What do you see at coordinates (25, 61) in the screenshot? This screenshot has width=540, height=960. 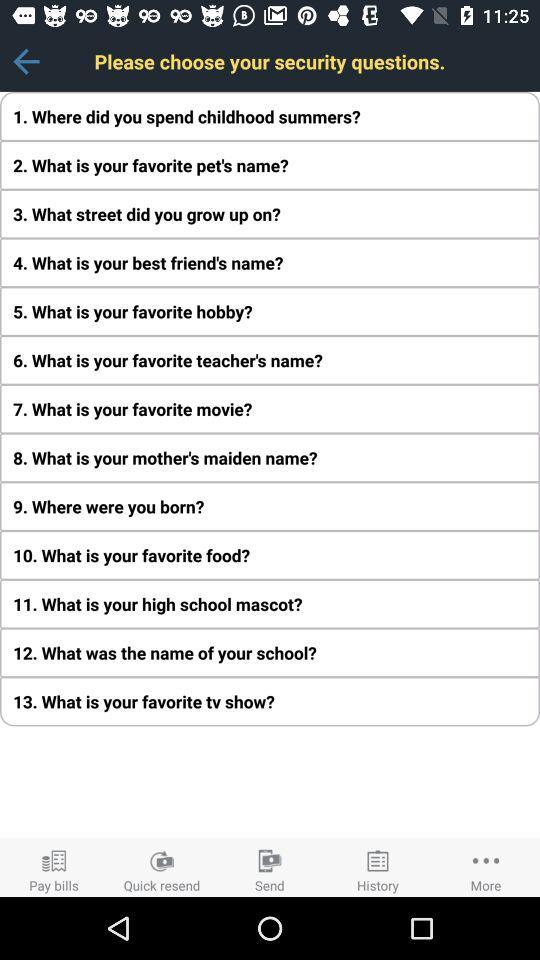 I see `icon to the left of the please choose your app` at bounding box center [25, 61].